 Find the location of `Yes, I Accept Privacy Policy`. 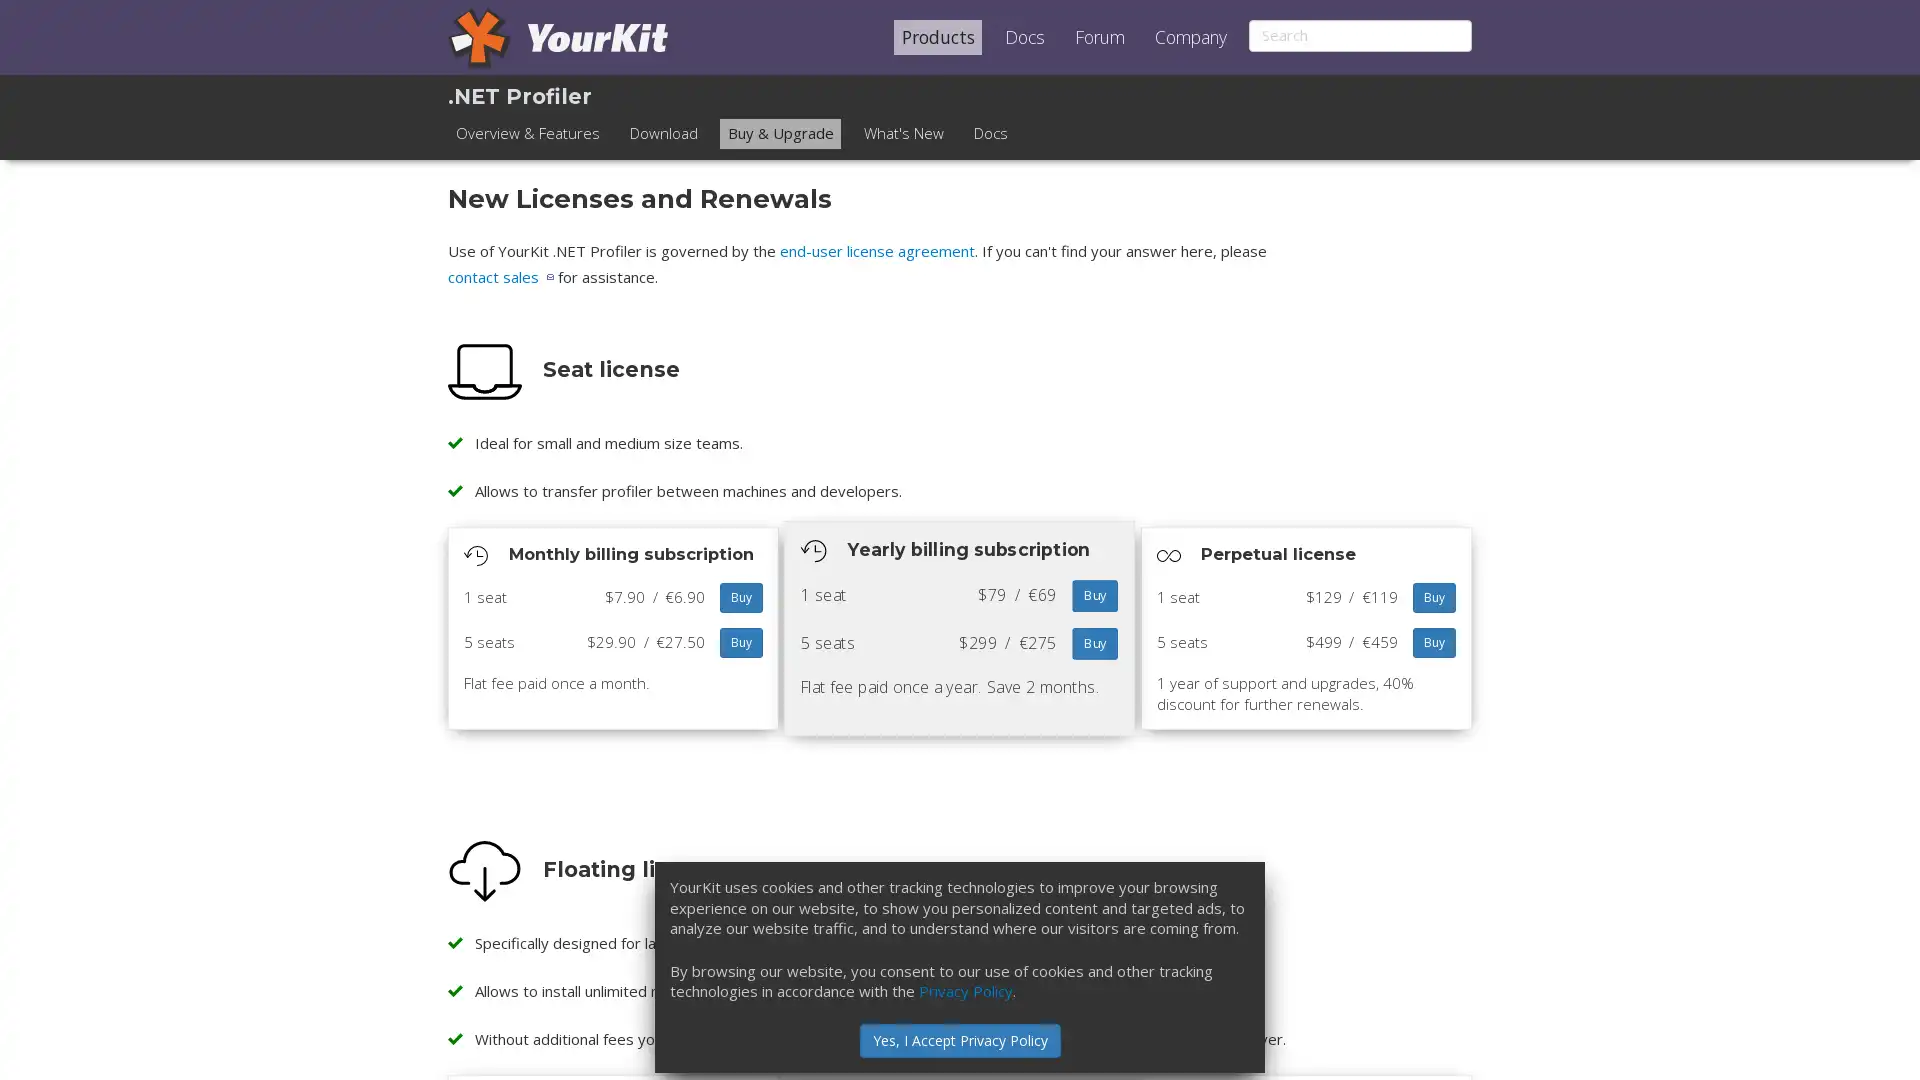

Yes, I Accept Privacy Policy is located at coordinates (958, 1039).